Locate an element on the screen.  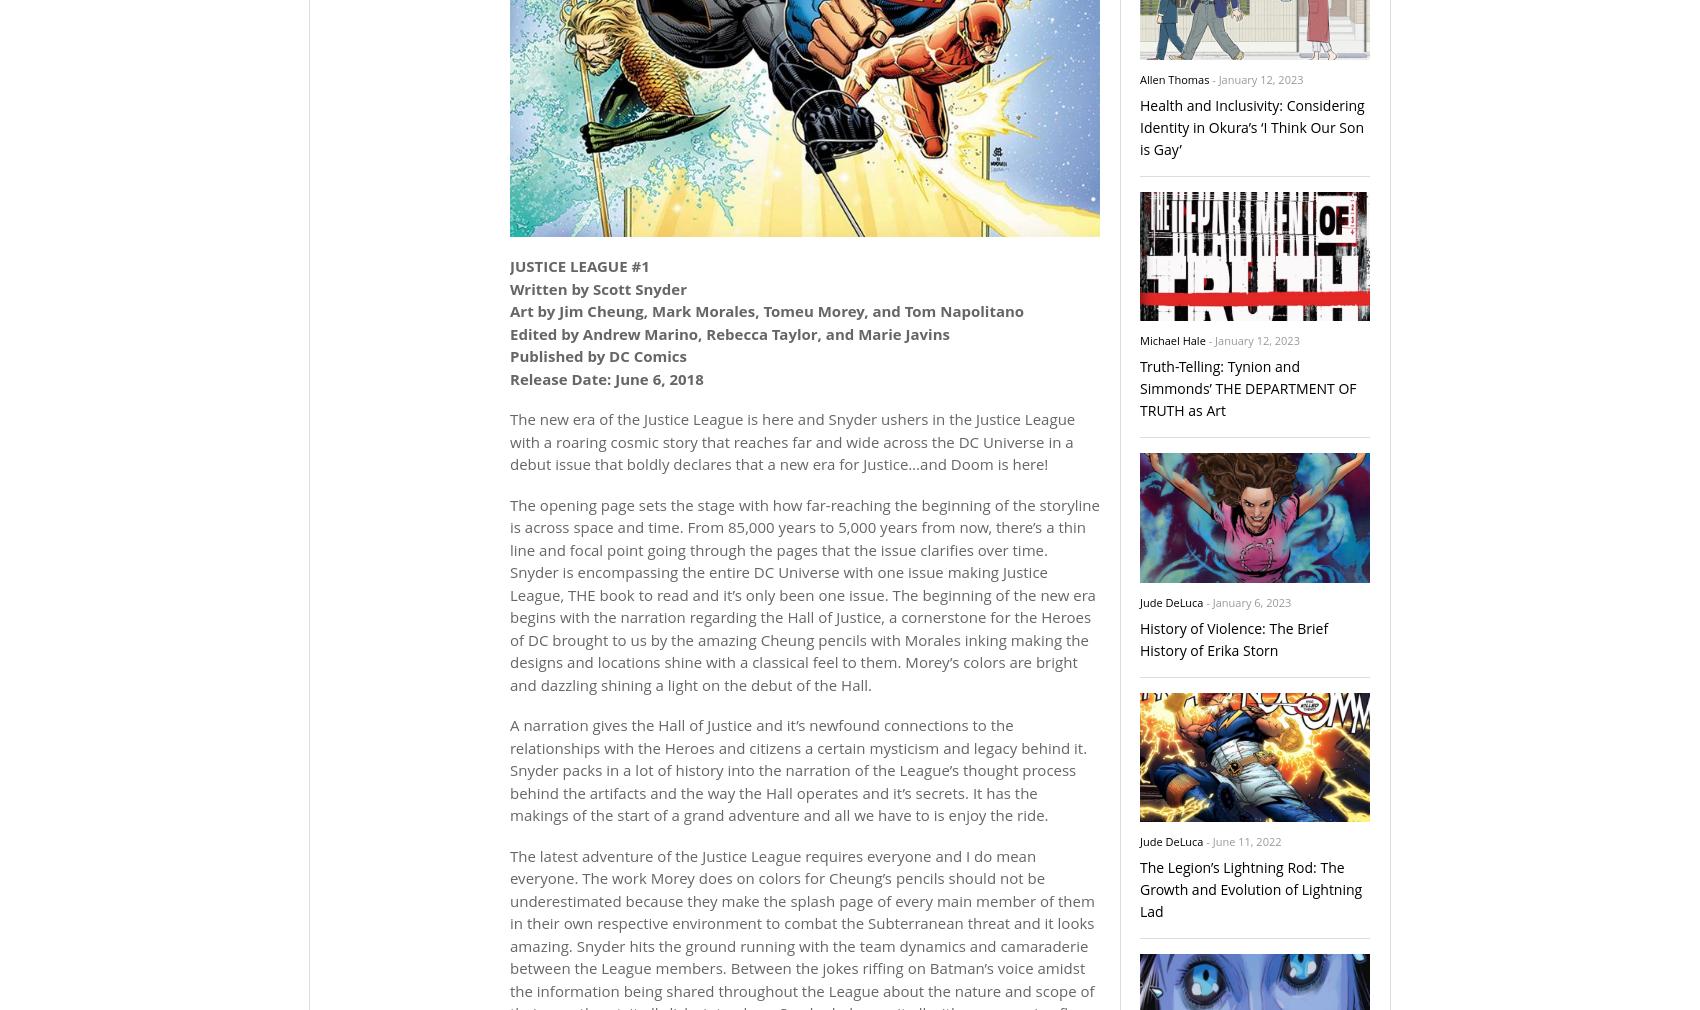
'Allen Thomas' is located at coordinates (1173, 77).